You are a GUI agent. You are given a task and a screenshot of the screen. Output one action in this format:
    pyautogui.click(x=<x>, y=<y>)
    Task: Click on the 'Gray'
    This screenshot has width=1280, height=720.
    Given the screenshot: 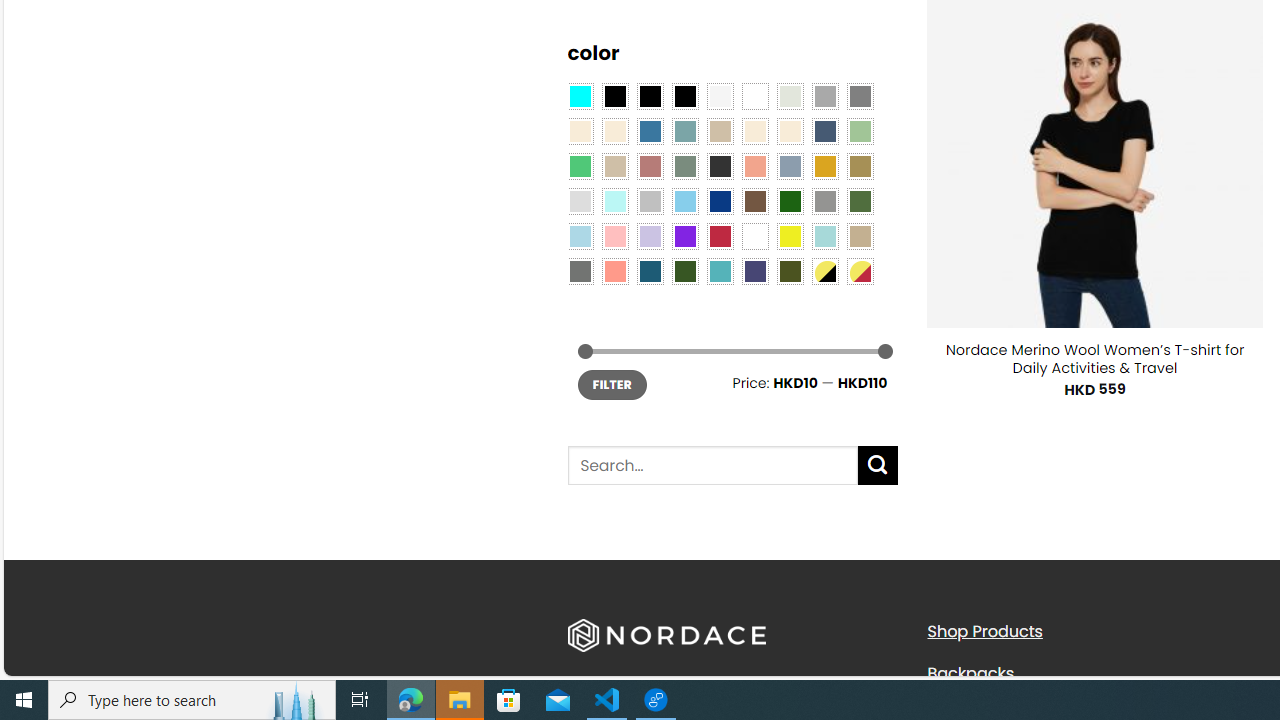 What is the action you would take?
    pyautogui.click(x=824, y=200)
    